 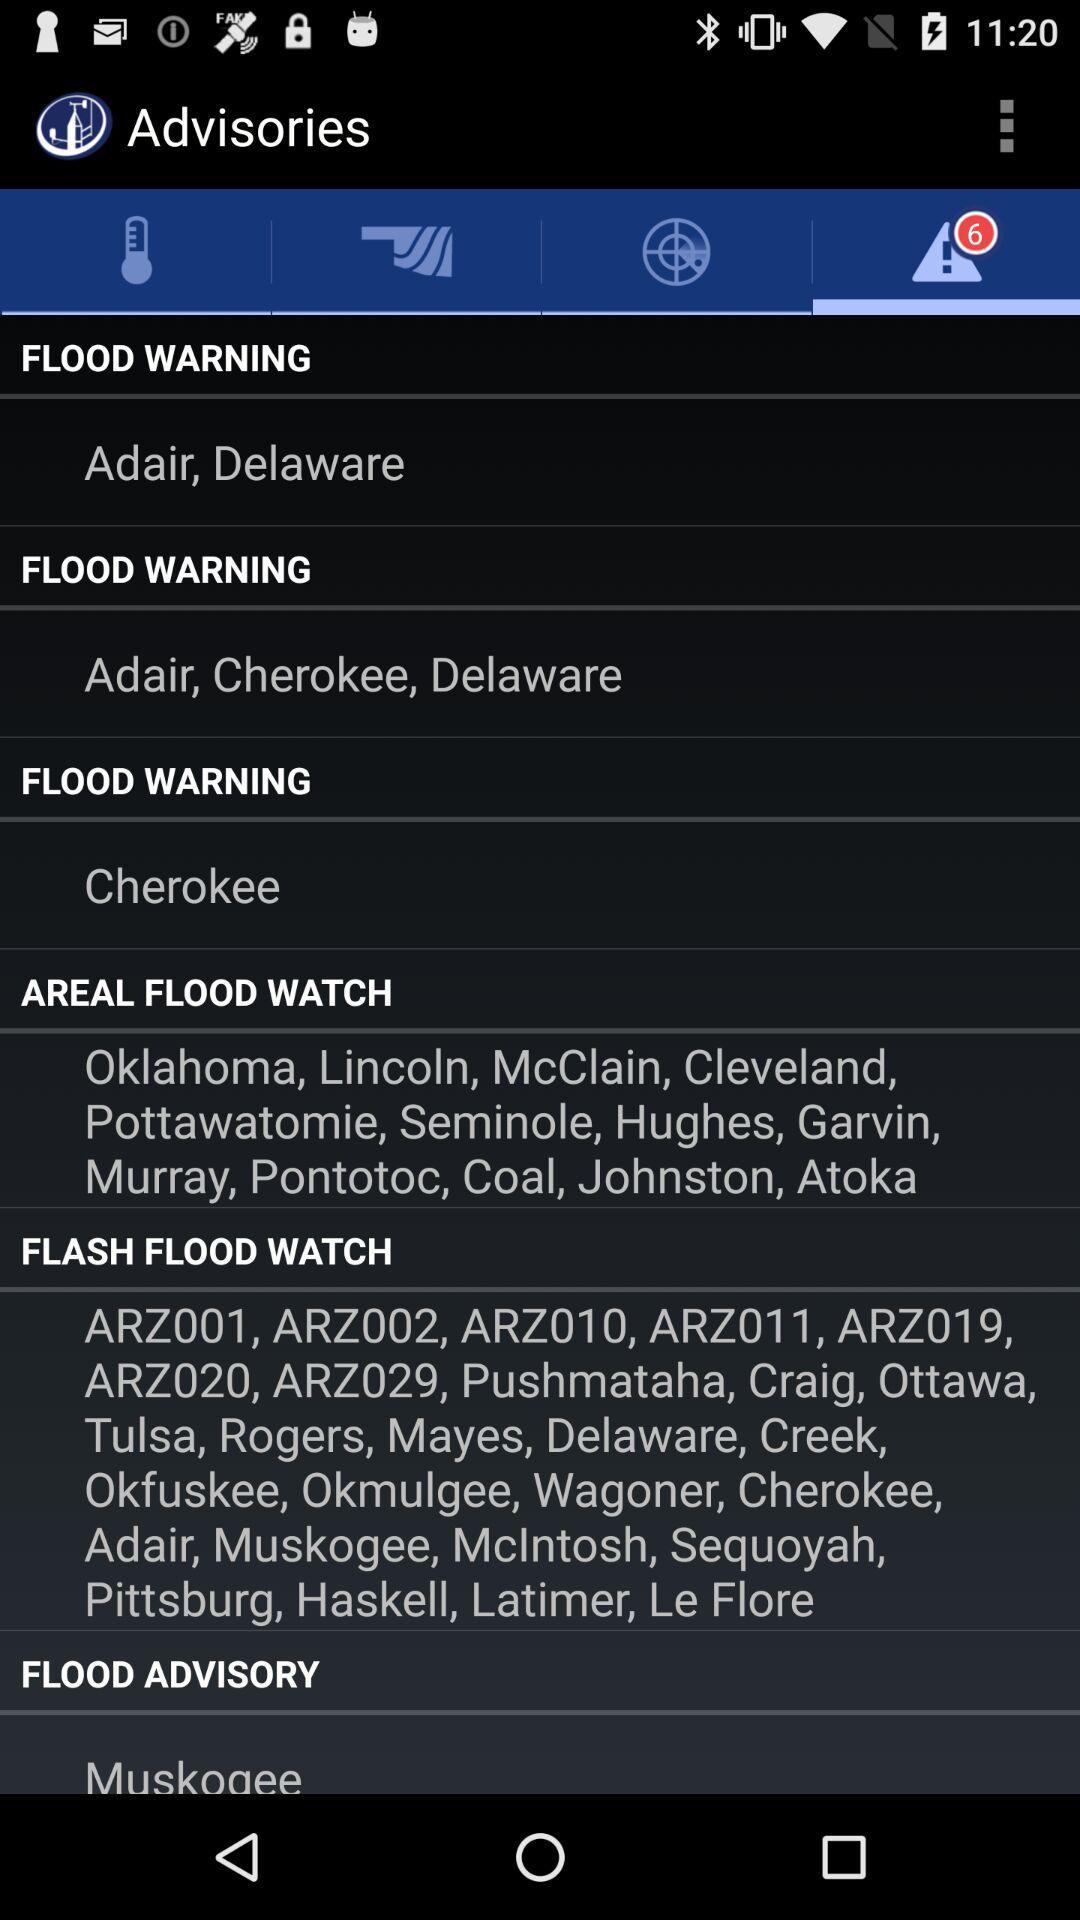 I want to click on the areal flood watch app, so click(x=540, y=991).